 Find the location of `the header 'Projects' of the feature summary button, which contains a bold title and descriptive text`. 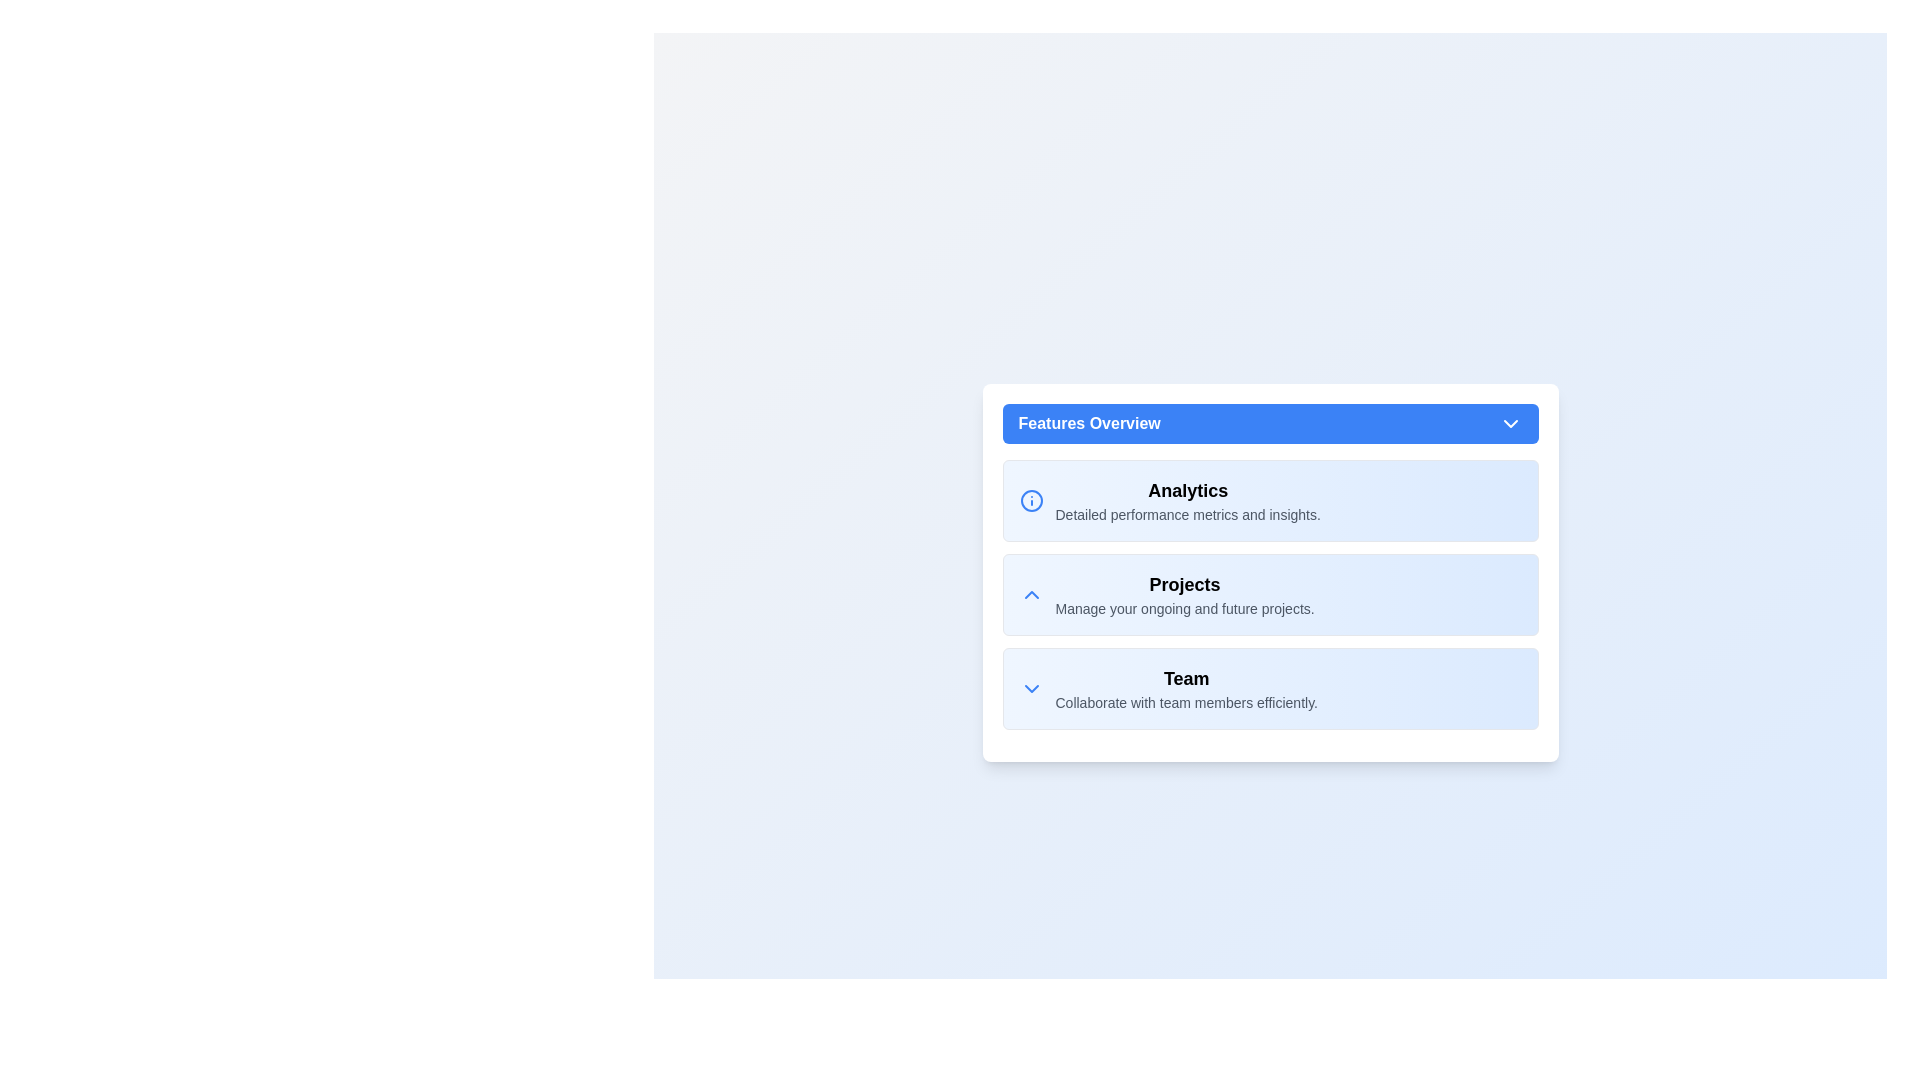

the header 'Projects' of the feature summary button, which contains a bold title and descriptive text is located at coordinates (1269, 593).